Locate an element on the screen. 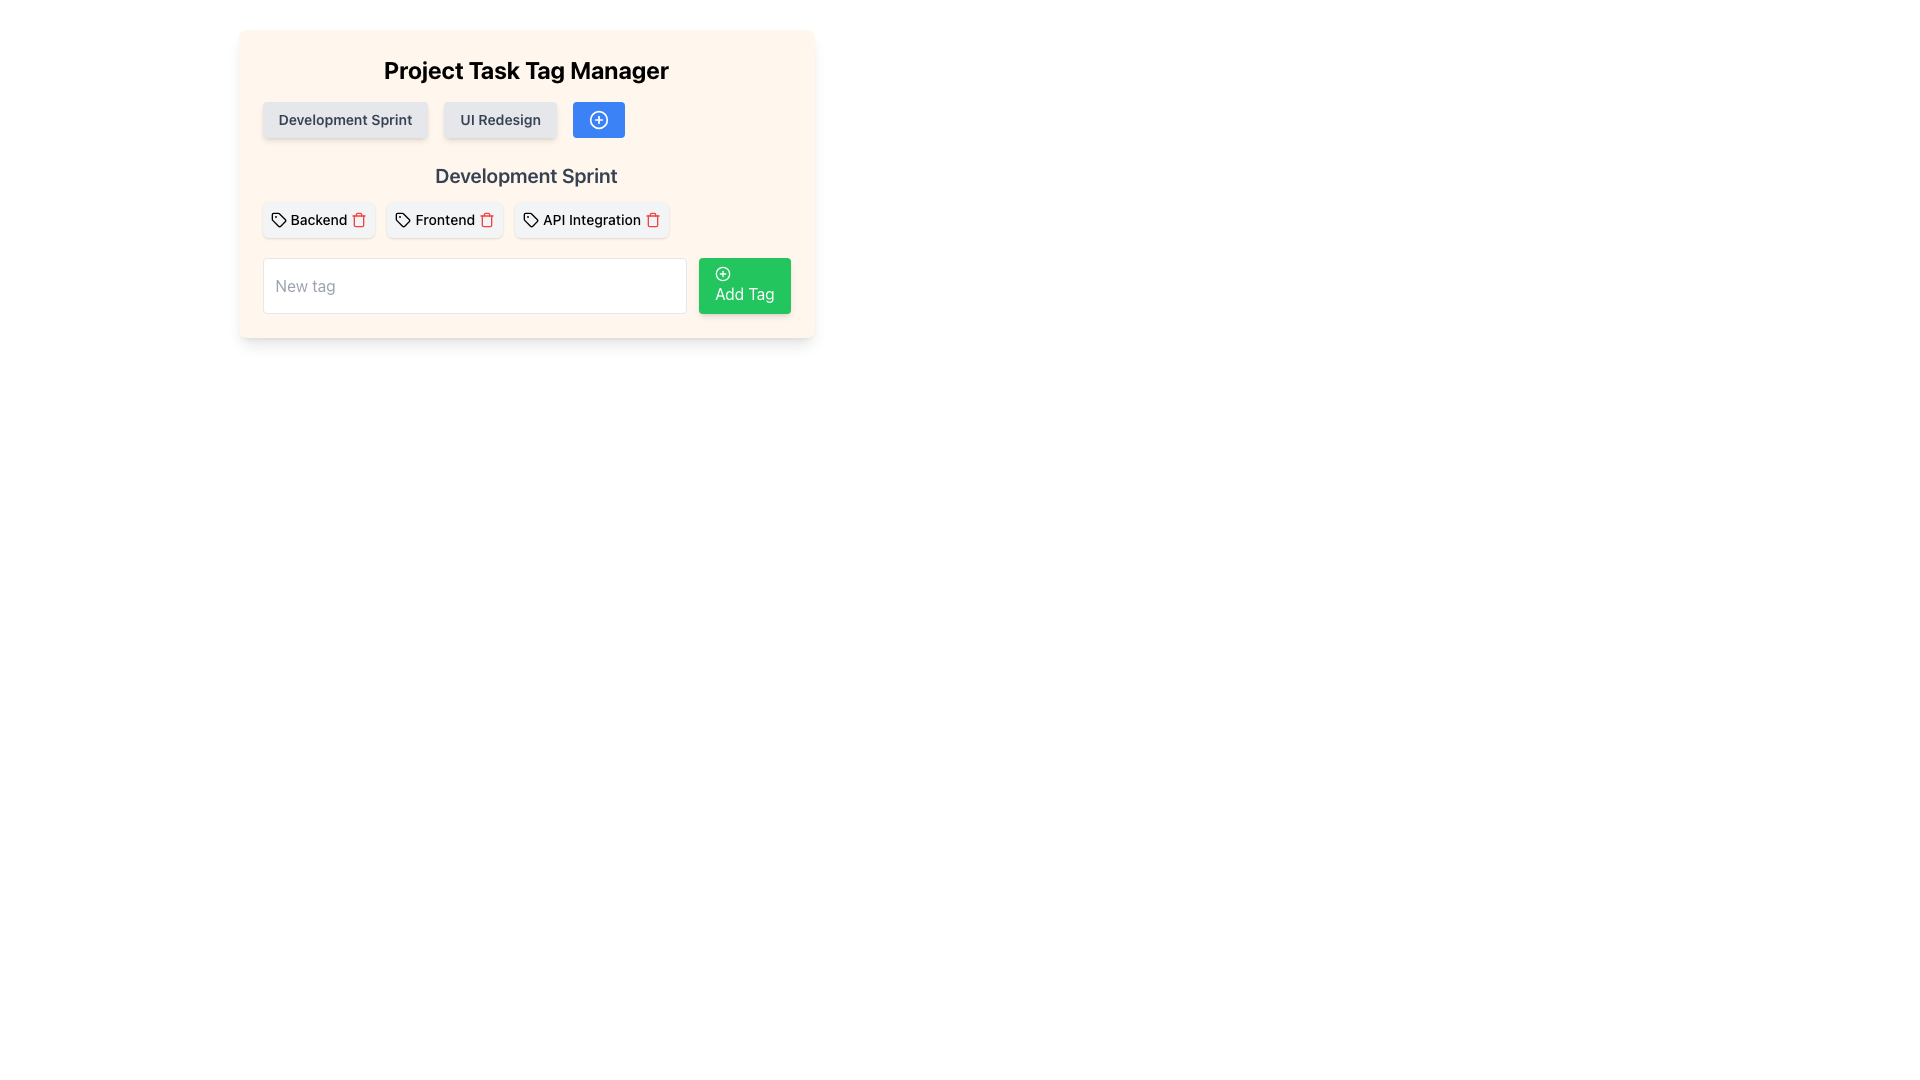 The width and height of the screenshot is (1920, 1080). the Text header that reads 'Project Task Tag Manager', which is styled in a bold and large font, located near the top of the interface is located at coordinates (526, 68).